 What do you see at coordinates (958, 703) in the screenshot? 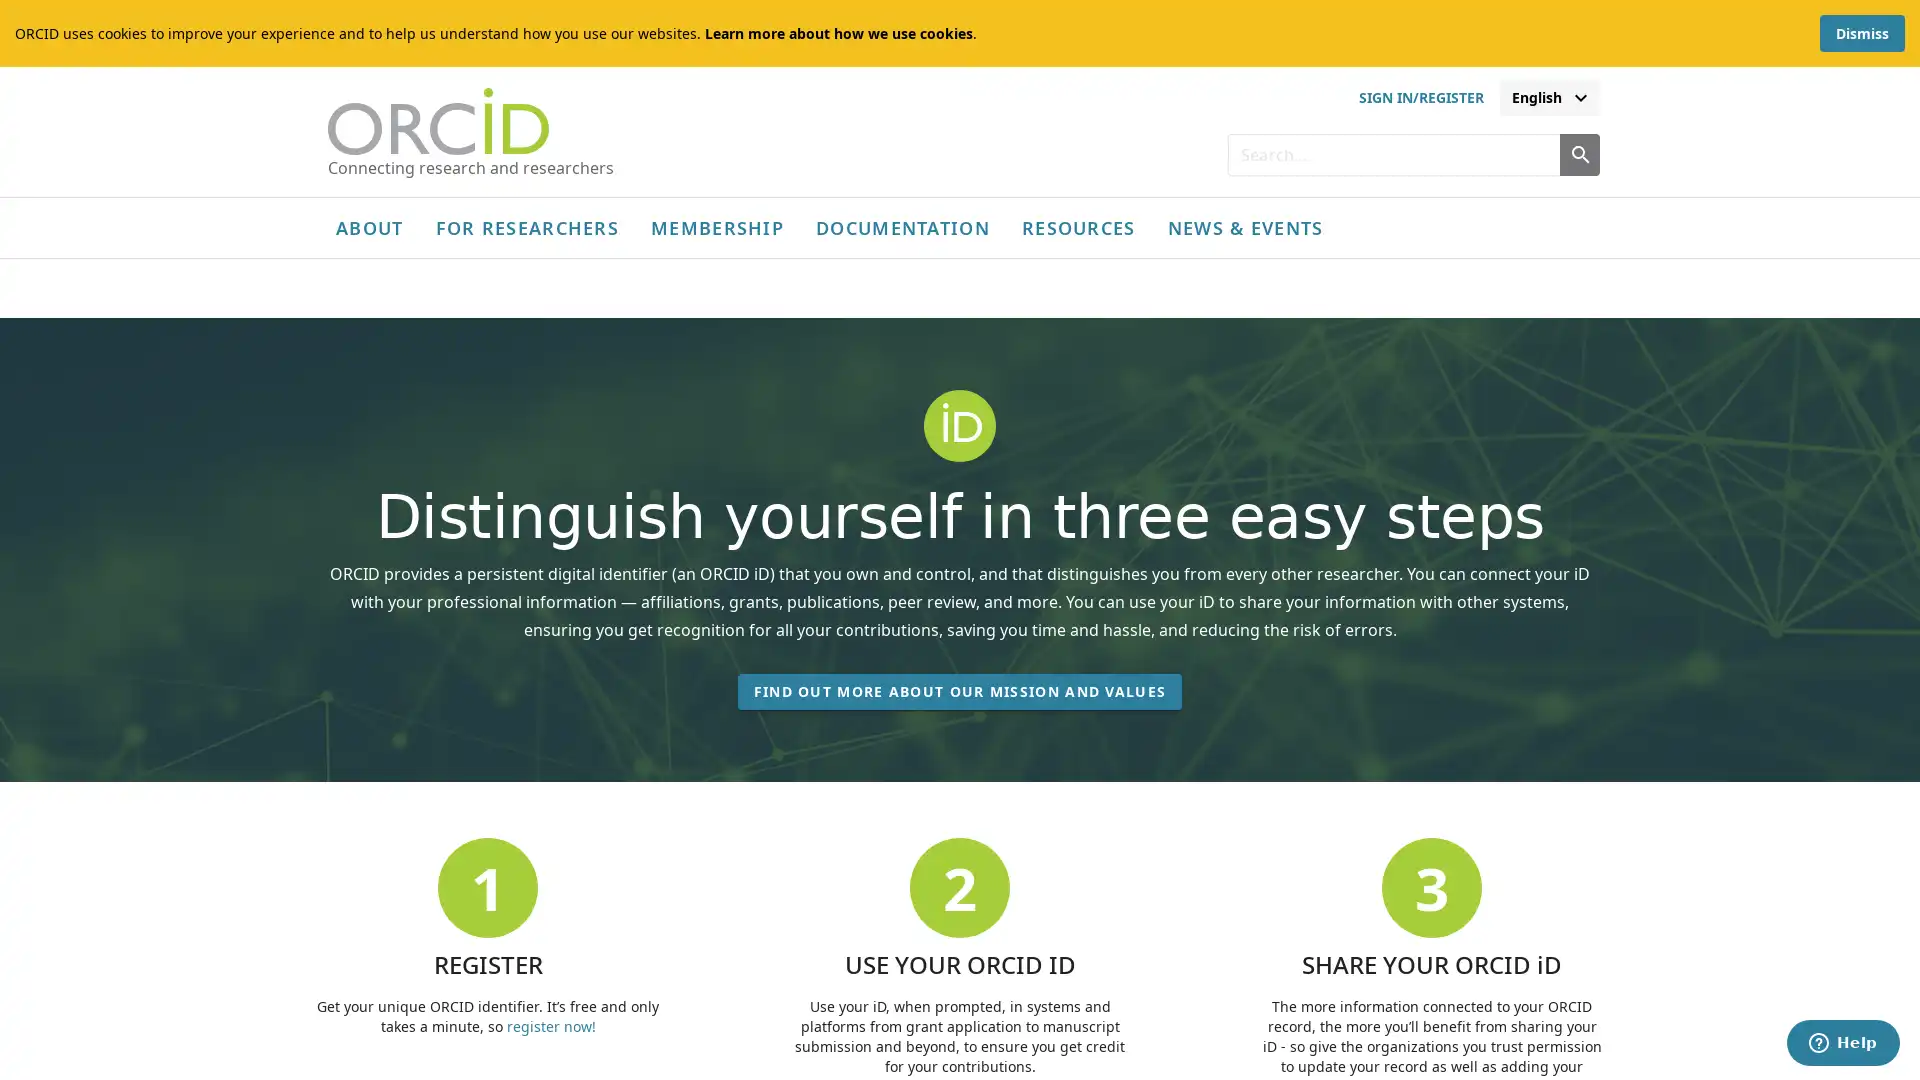
I see `FIND OUT MORE ABOUT OUR MISSION AND VALUES` at bounding box center [958, 703].